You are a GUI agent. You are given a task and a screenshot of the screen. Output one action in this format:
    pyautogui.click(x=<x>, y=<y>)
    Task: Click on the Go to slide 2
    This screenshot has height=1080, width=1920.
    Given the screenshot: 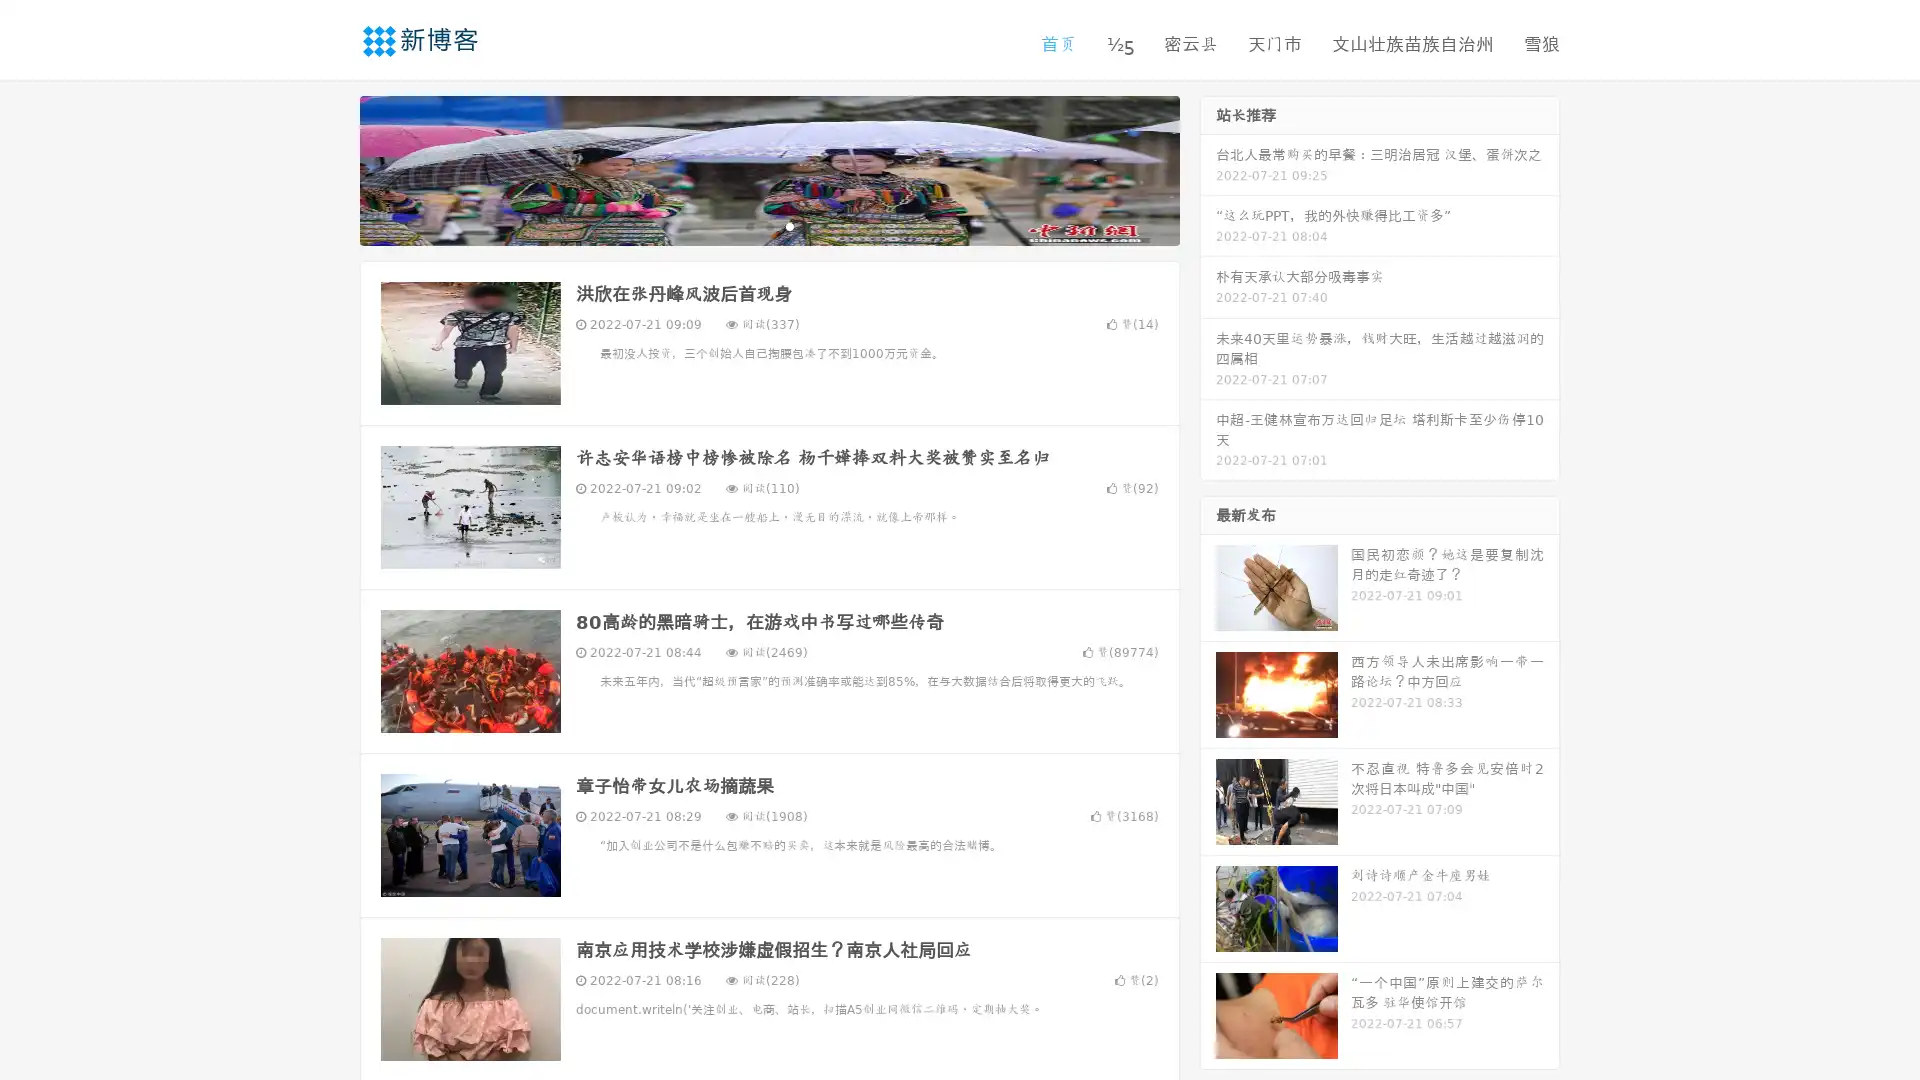 What is the action you would take?
    pyautogui.click(x=768, y=225)
    